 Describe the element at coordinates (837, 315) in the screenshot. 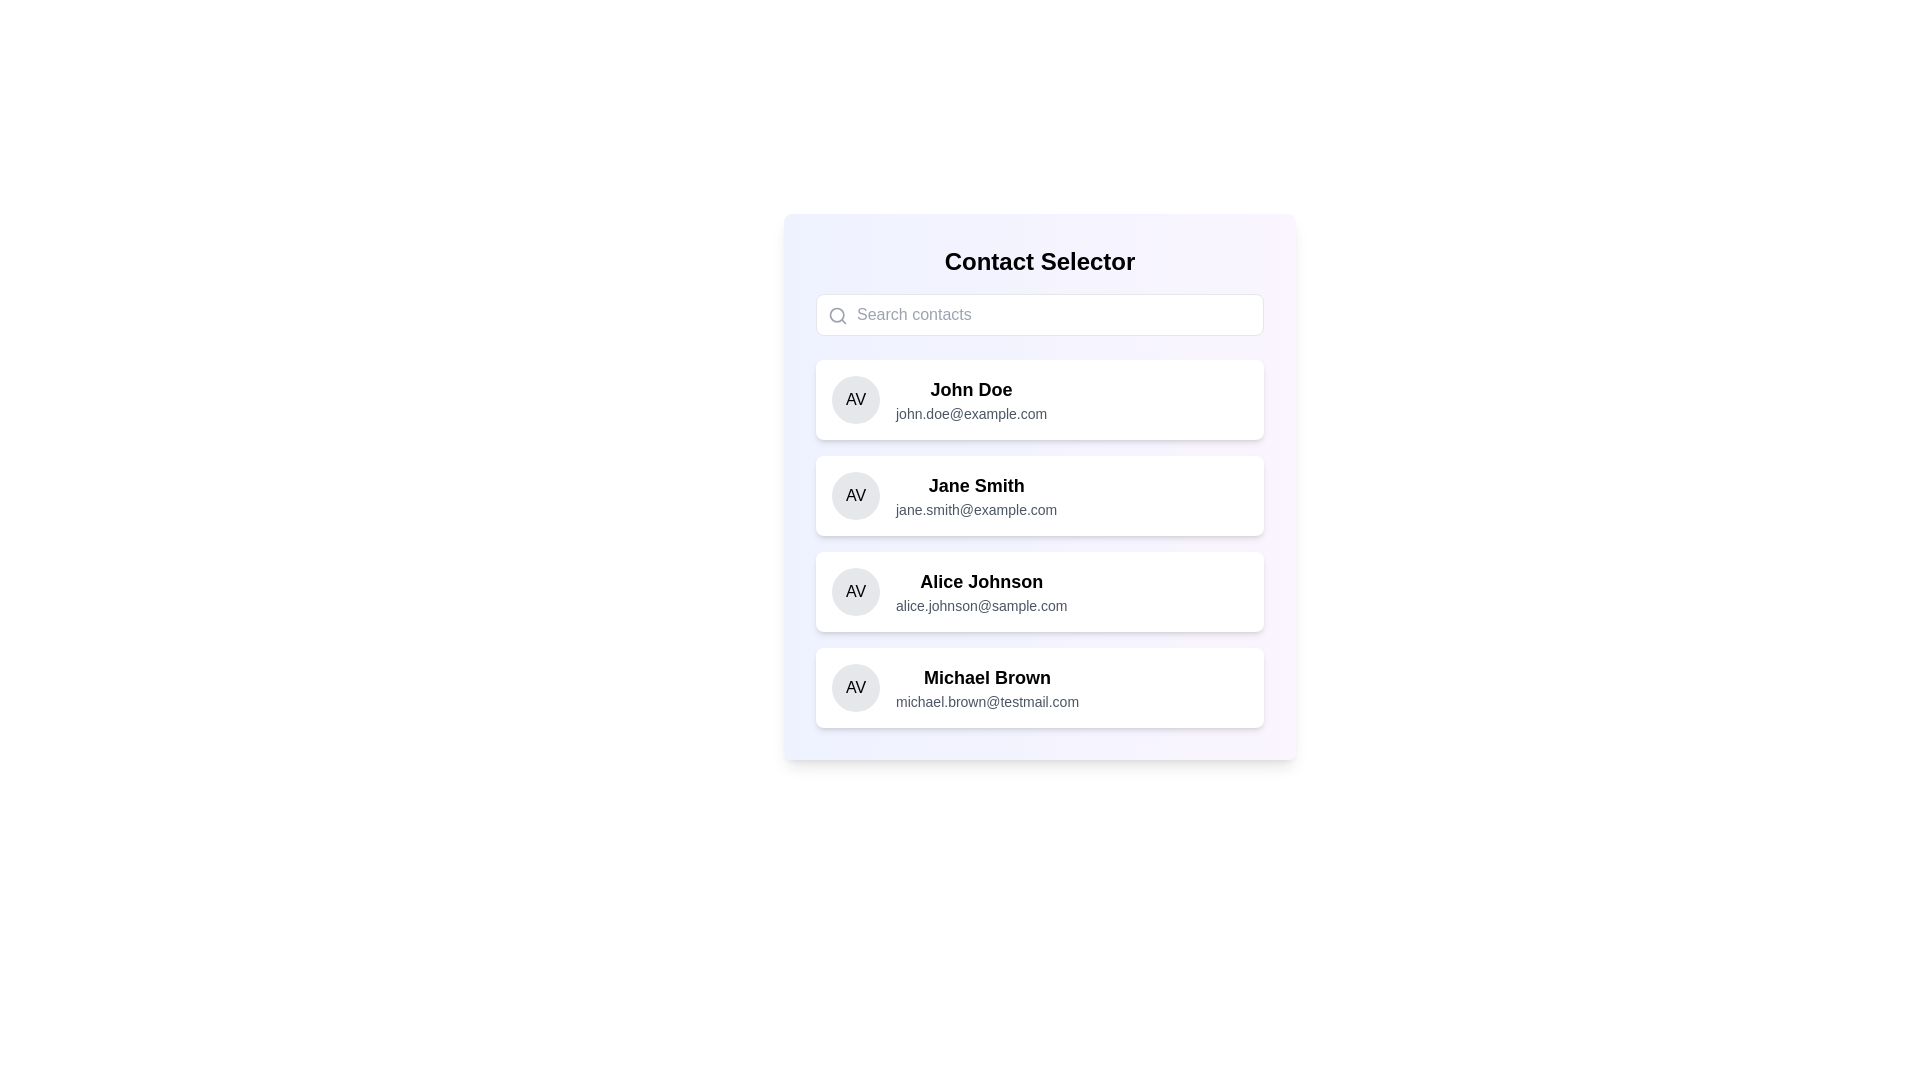

I see `the decorative circular element of the magnifying glass icon, which symbolizes the lens portion of the search icon, located at the top-left corner of the search bar interface` at that location.